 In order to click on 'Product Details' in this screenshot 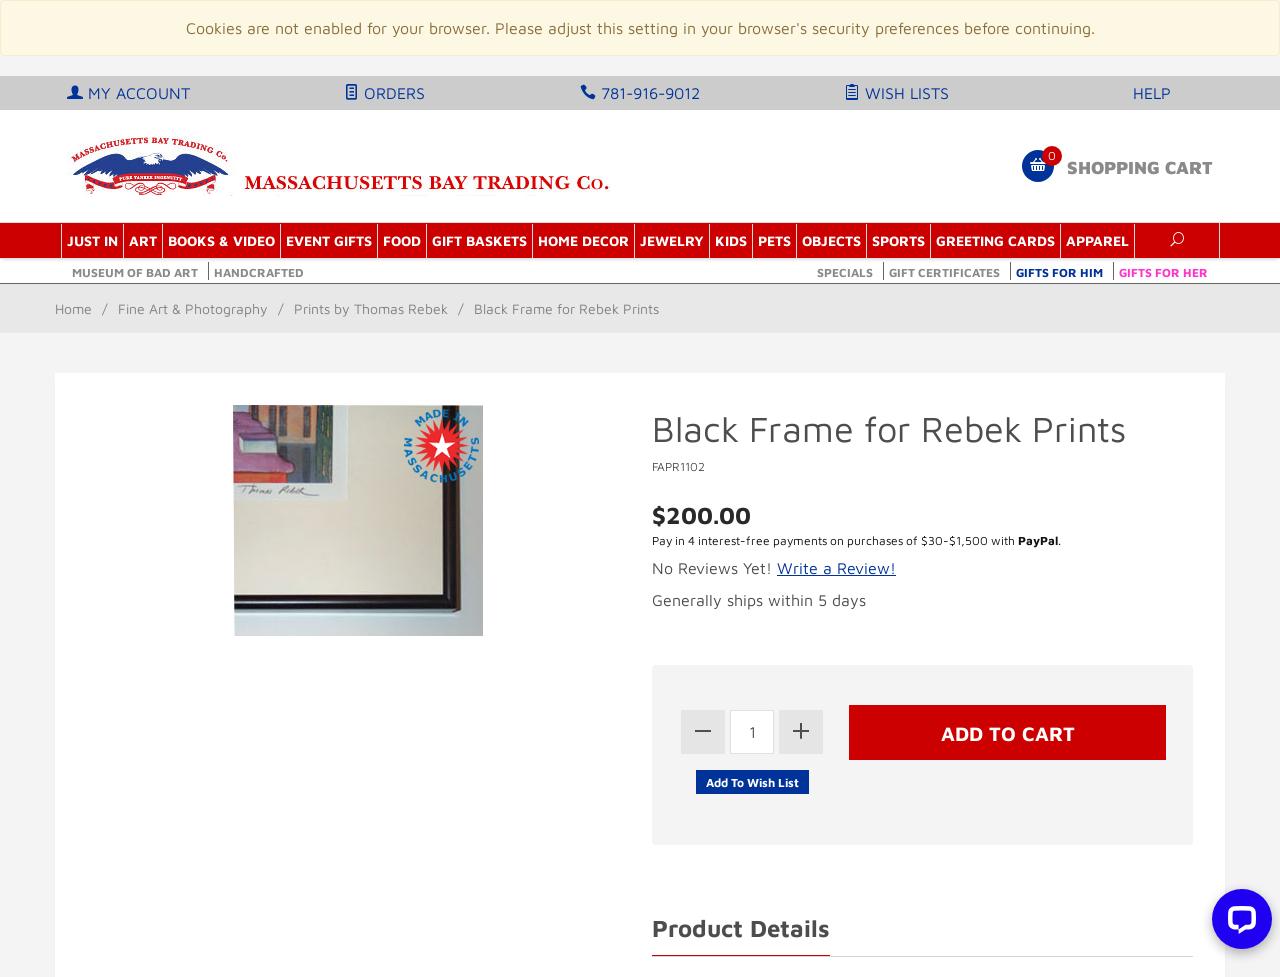, I will do `click(739, 925)`.